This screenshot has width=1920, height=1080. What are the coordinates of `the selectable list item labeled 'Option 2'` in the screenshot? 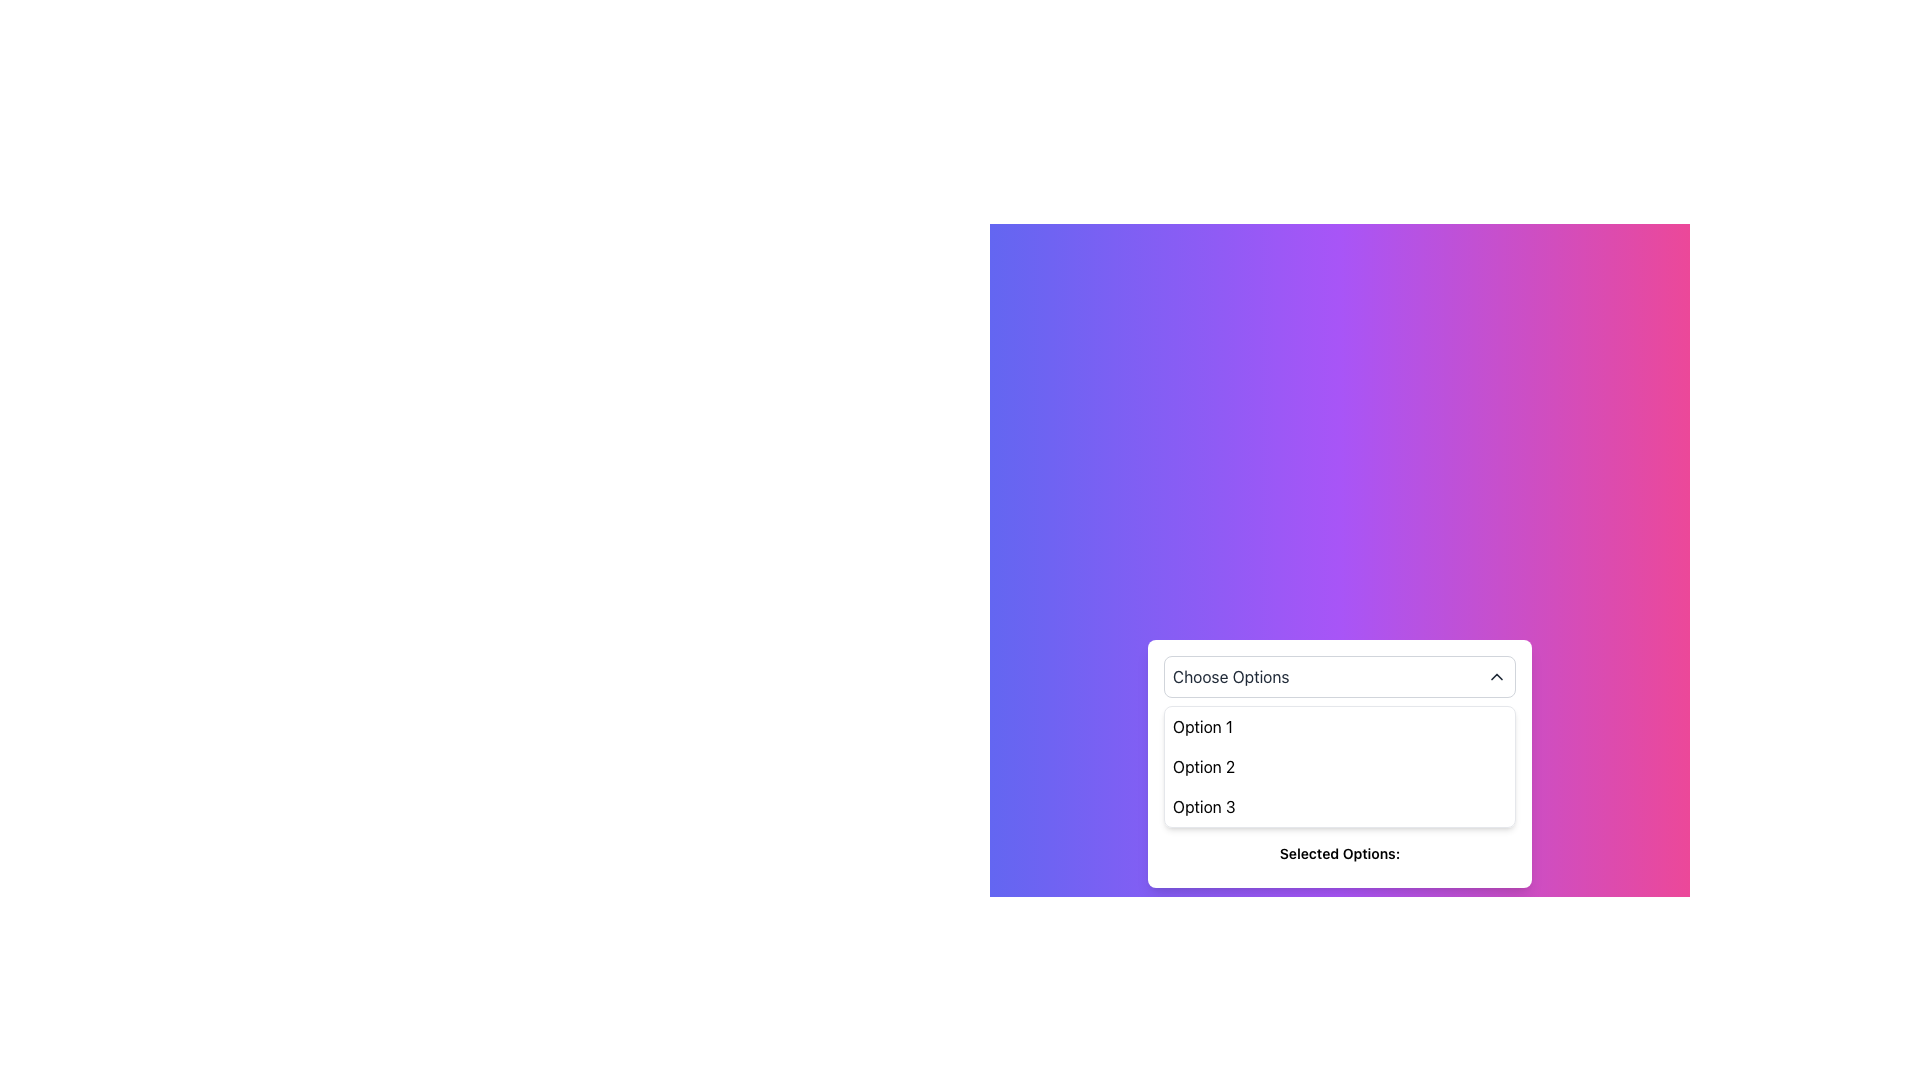 It's located at (1339, 766).